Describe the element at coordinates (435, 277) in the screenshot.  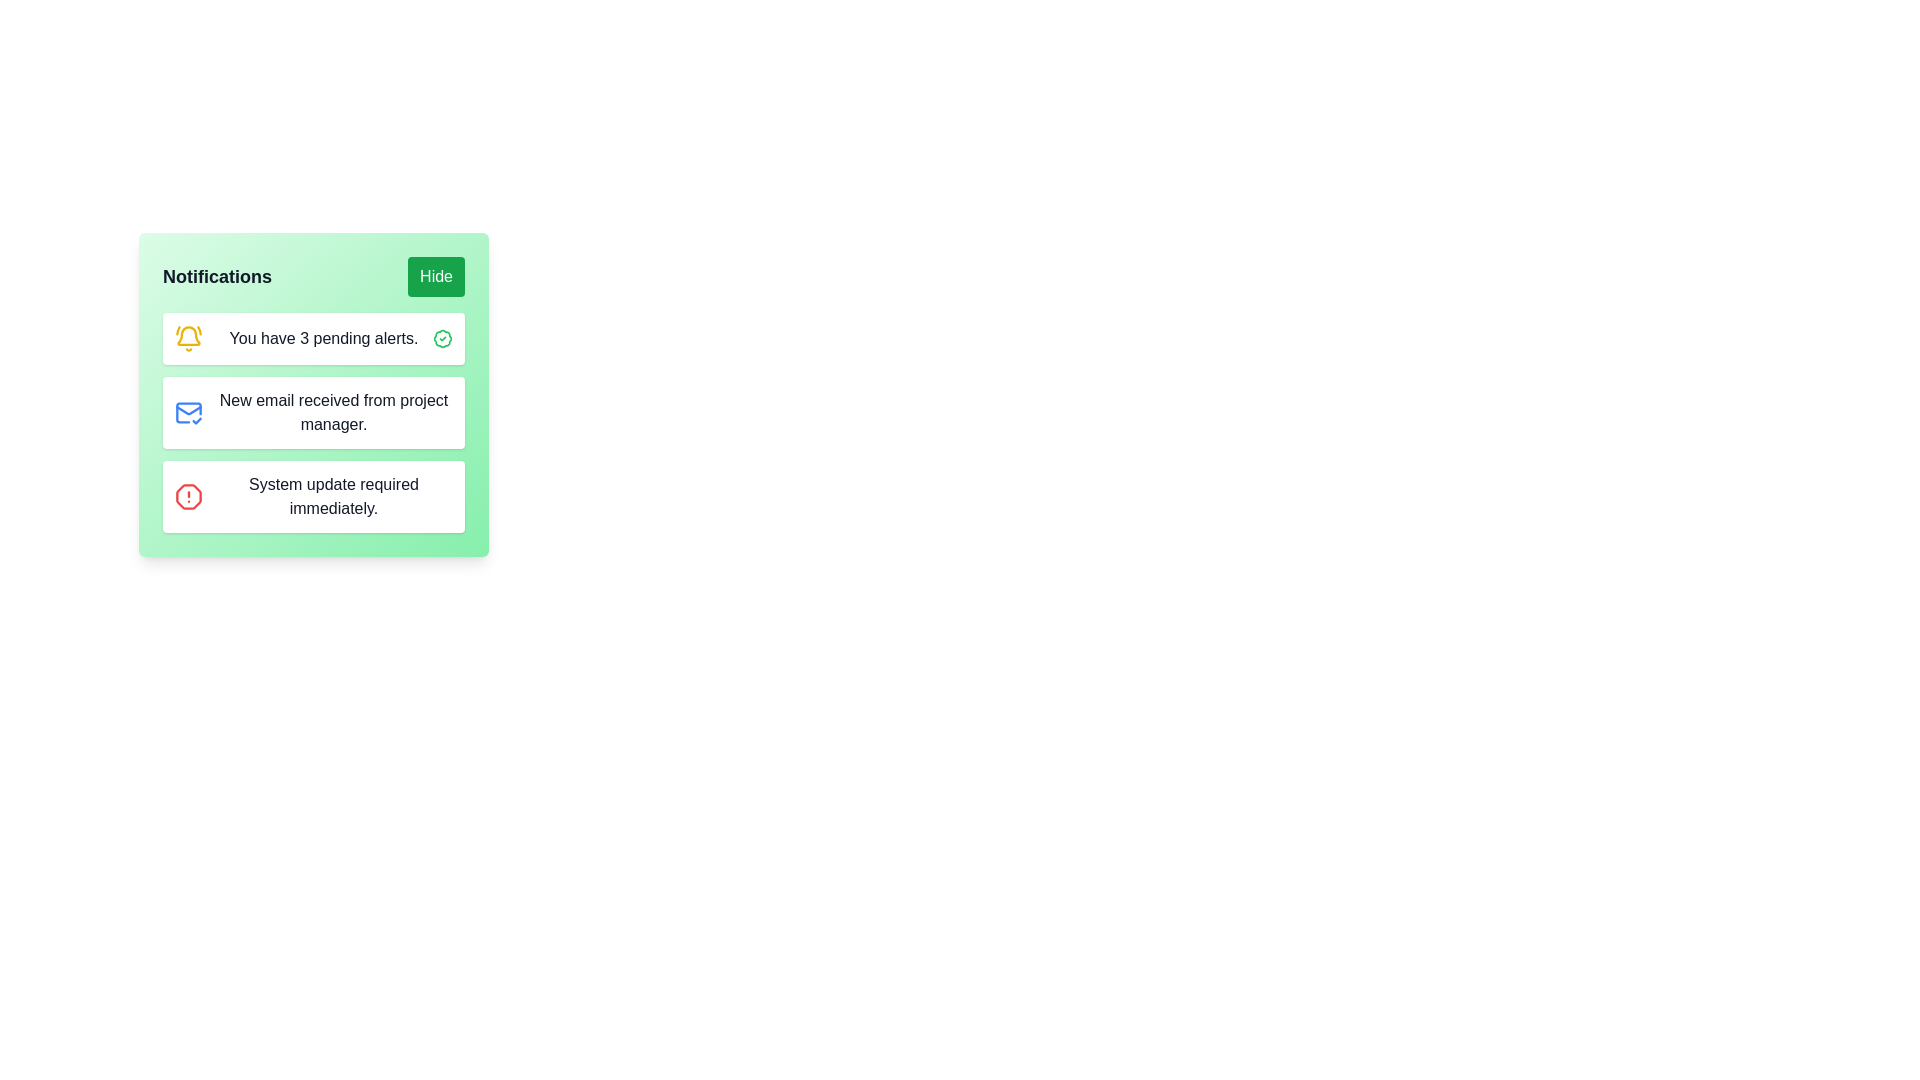
I see `the 'Hide' button with a green background and white bold text to hide the notification panel` at that location.